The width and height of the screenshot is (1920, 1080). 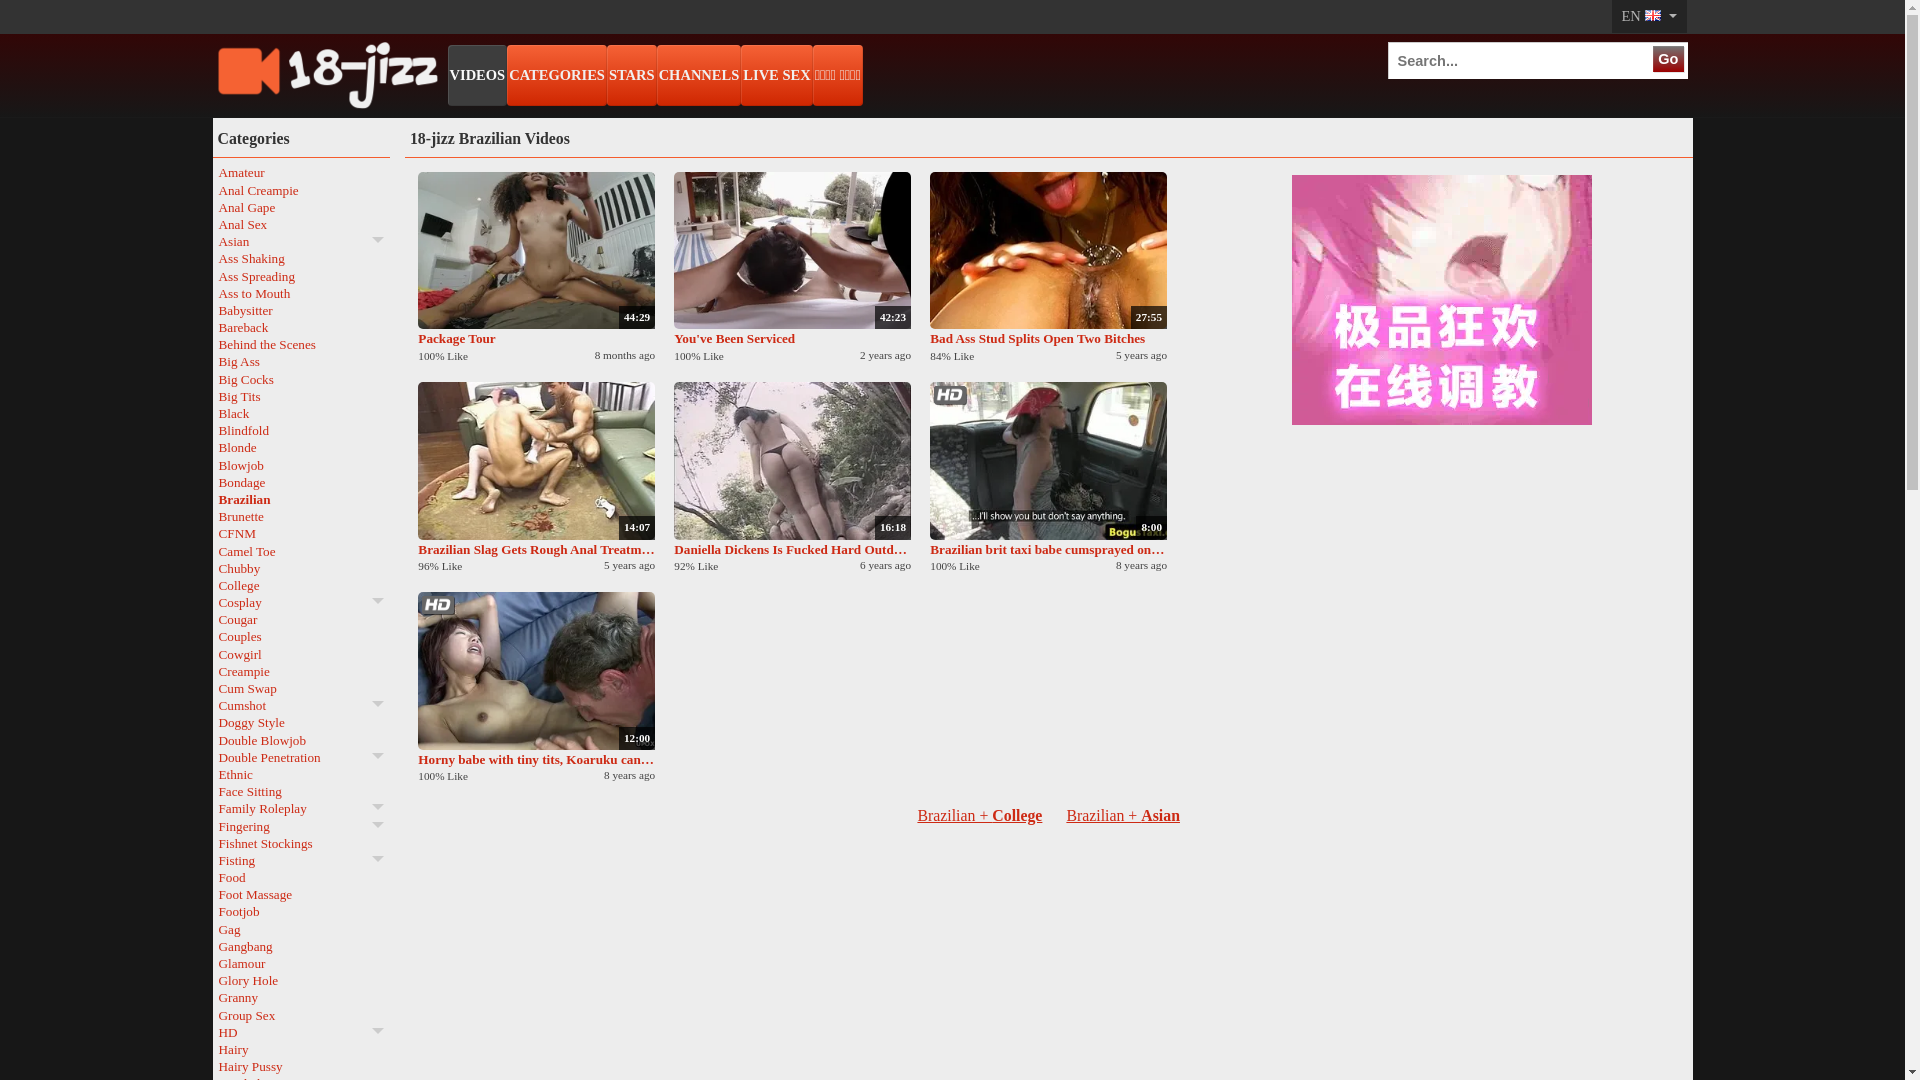 I want to click on 'Bad Ass Stud Splits Open Two Bitches', so click(x=1047, y=337).